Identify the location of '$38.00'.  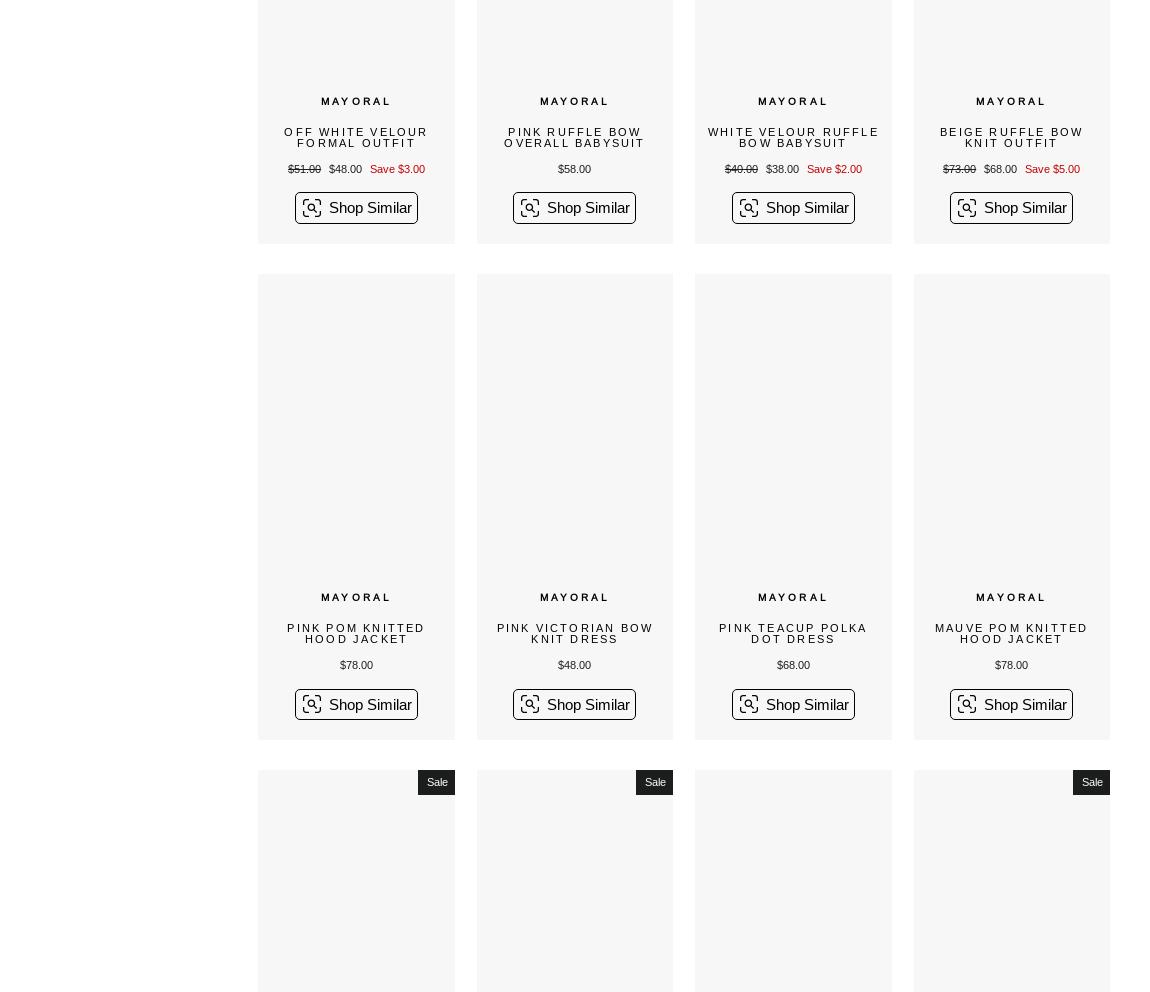
(782, 167).